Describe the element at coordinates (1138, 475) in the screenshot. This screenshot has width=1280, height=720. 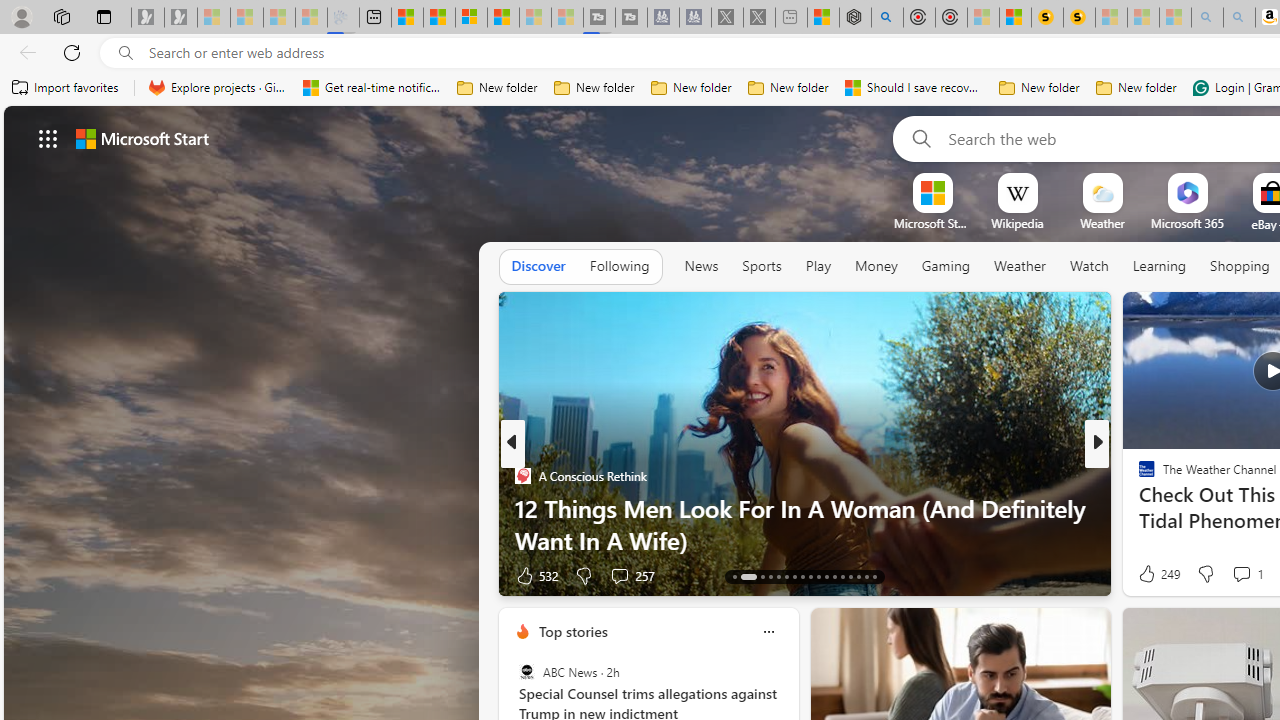
I see `'Fast Company'` at that location.